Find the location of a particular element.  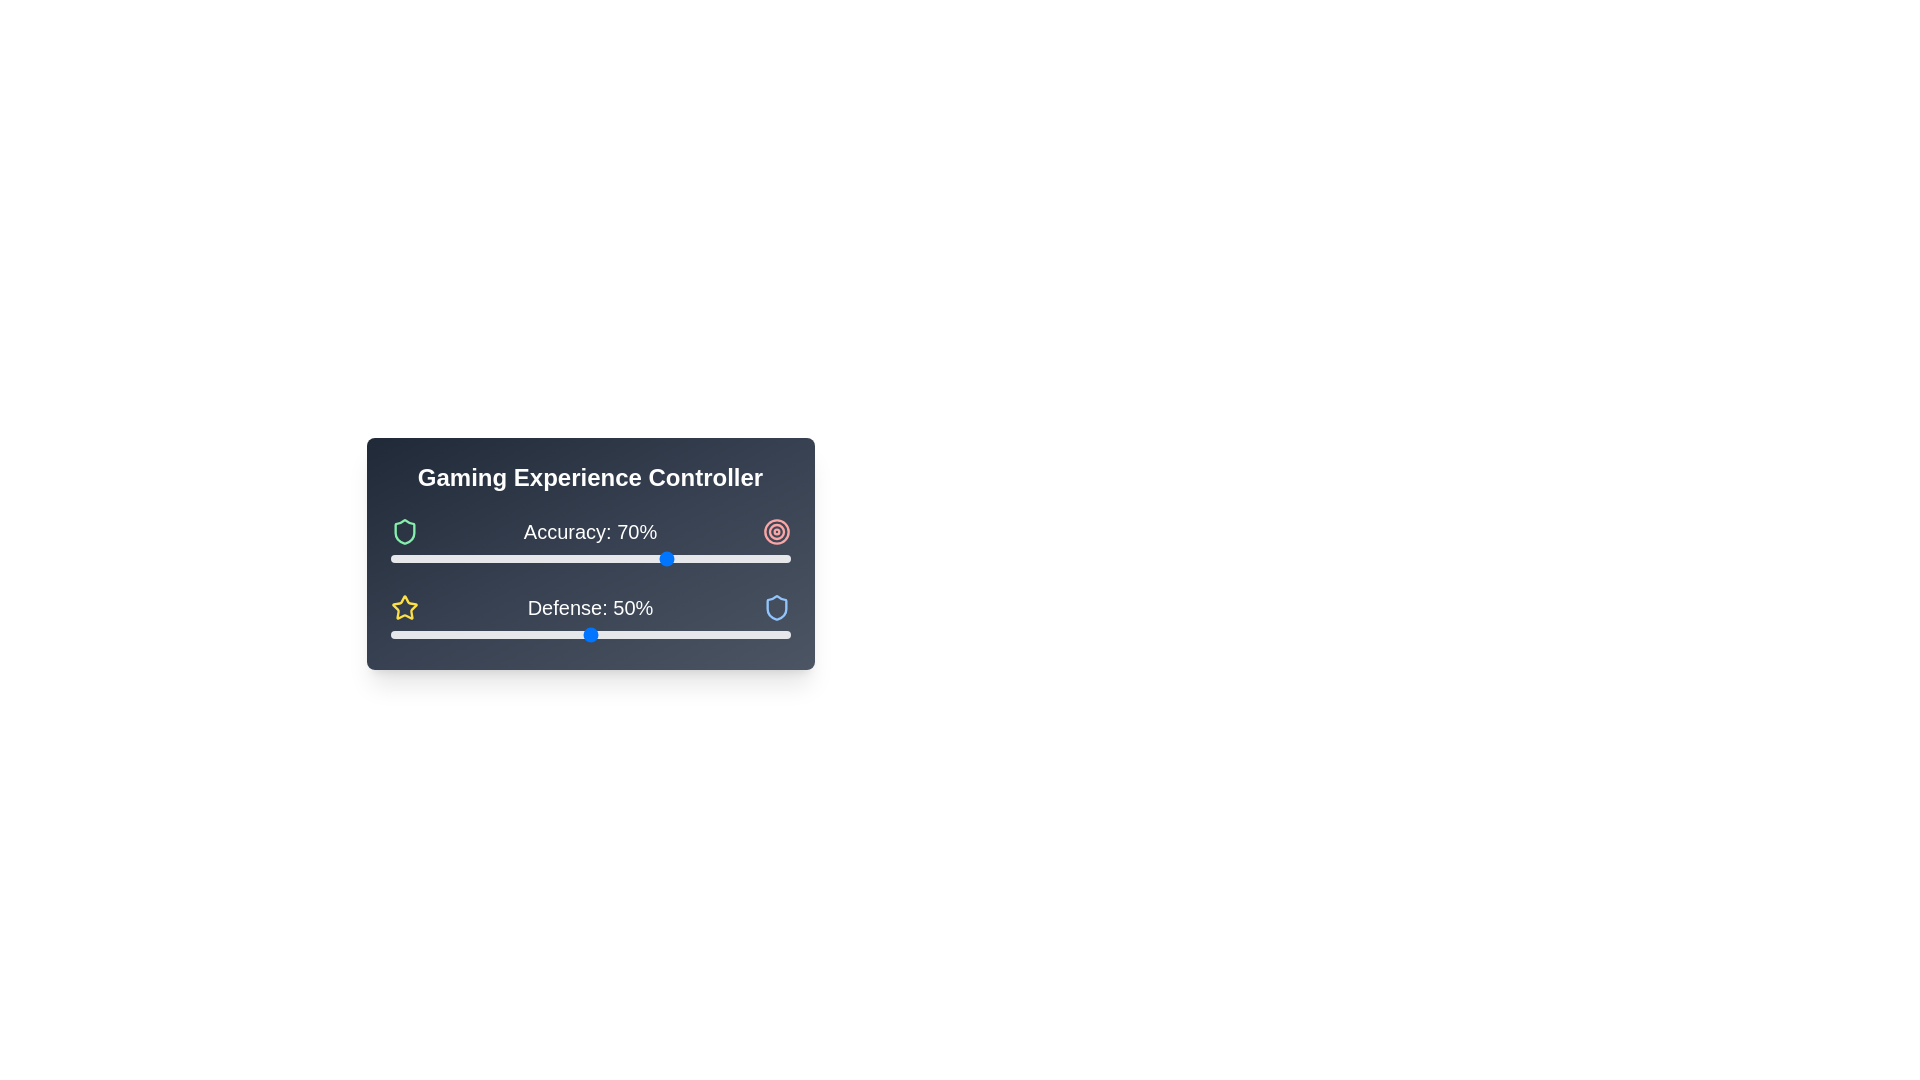

the 'Defense' slider to set its value to 41% by dragging the slider to the corresponding position is located at coordinates (554, 635).